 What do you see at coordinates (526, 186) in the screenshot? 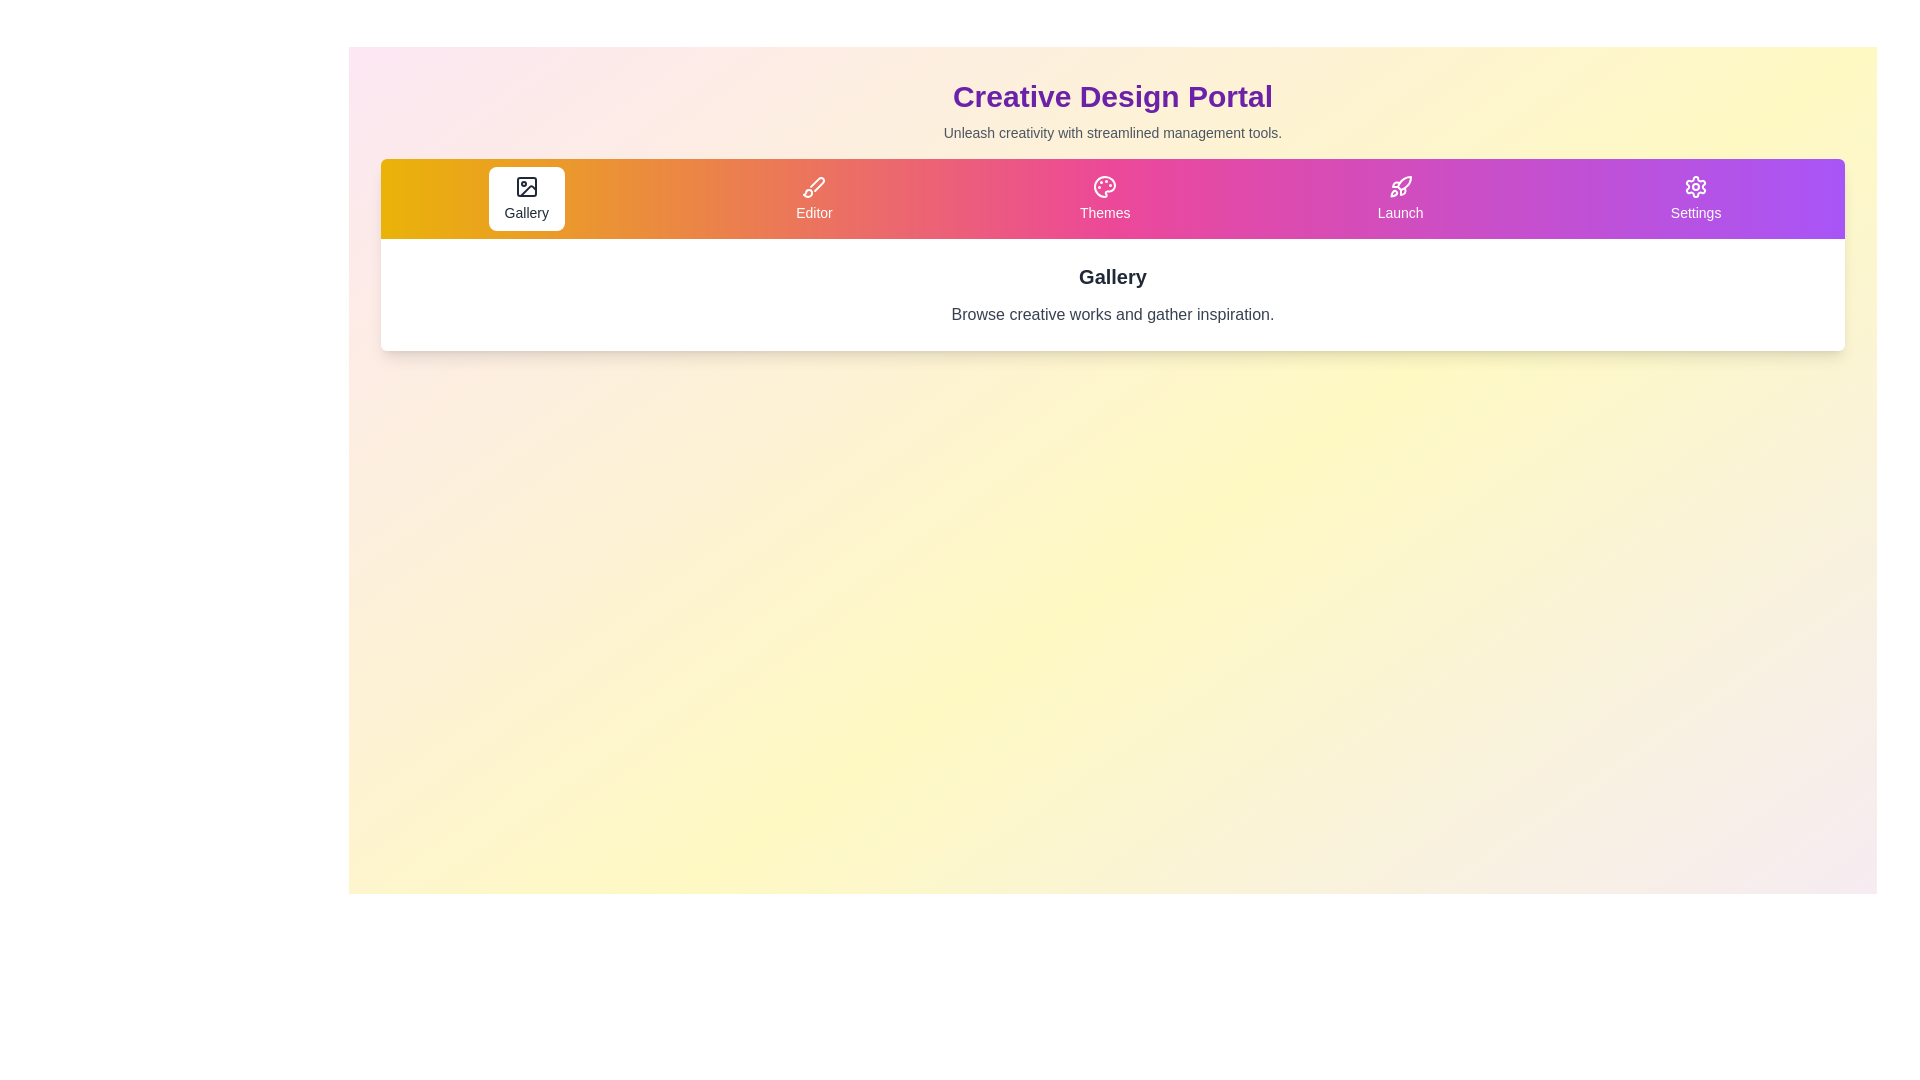
I see `the 'Gallery' Icon located on the leftmost side of the navigation bar` at bounding box center [526, 186].